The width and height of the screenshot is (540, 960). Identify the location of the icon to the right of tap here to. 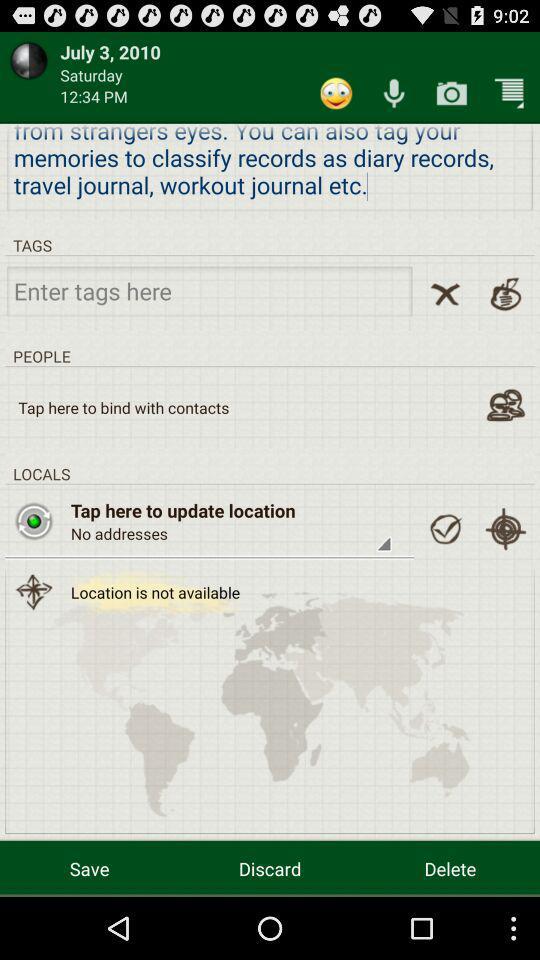
(445, 528).